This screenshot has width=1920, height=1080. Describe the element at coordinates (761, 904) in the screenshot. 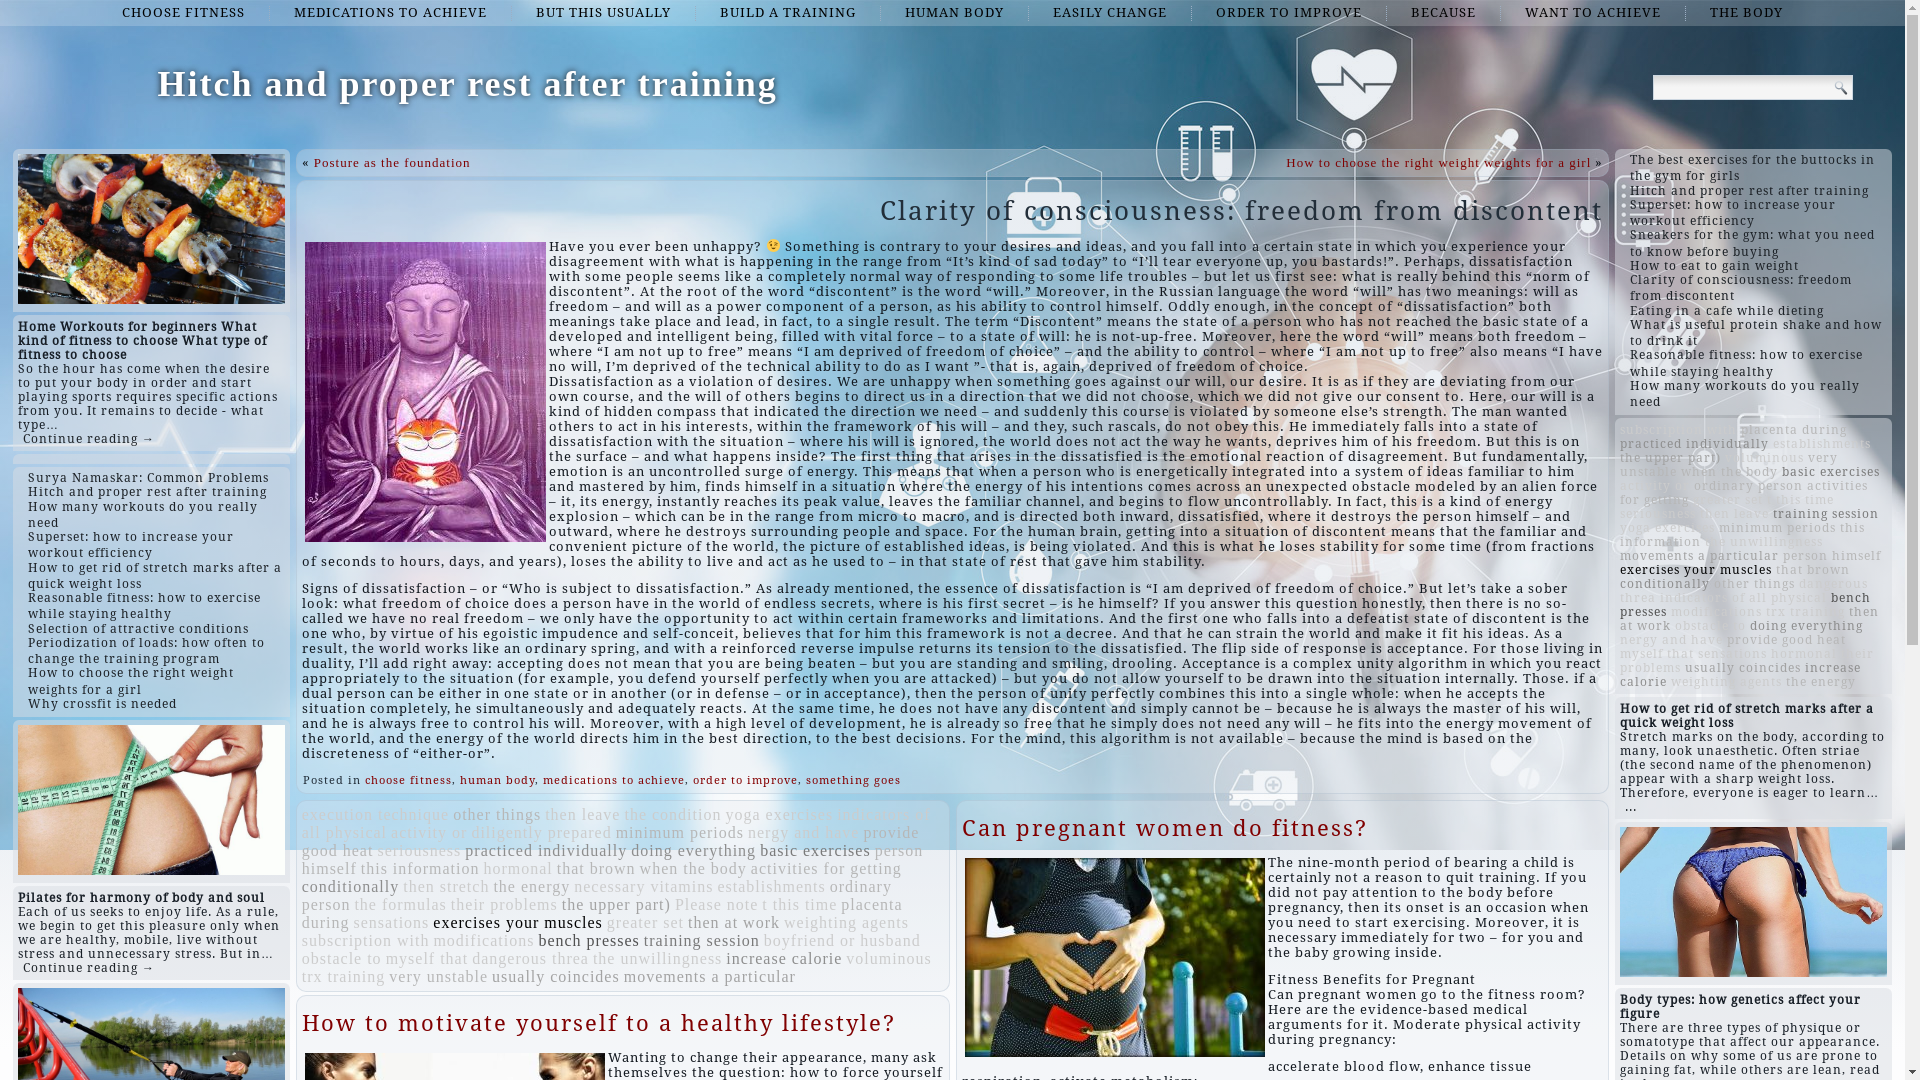

I see `'t this time'` at that location.